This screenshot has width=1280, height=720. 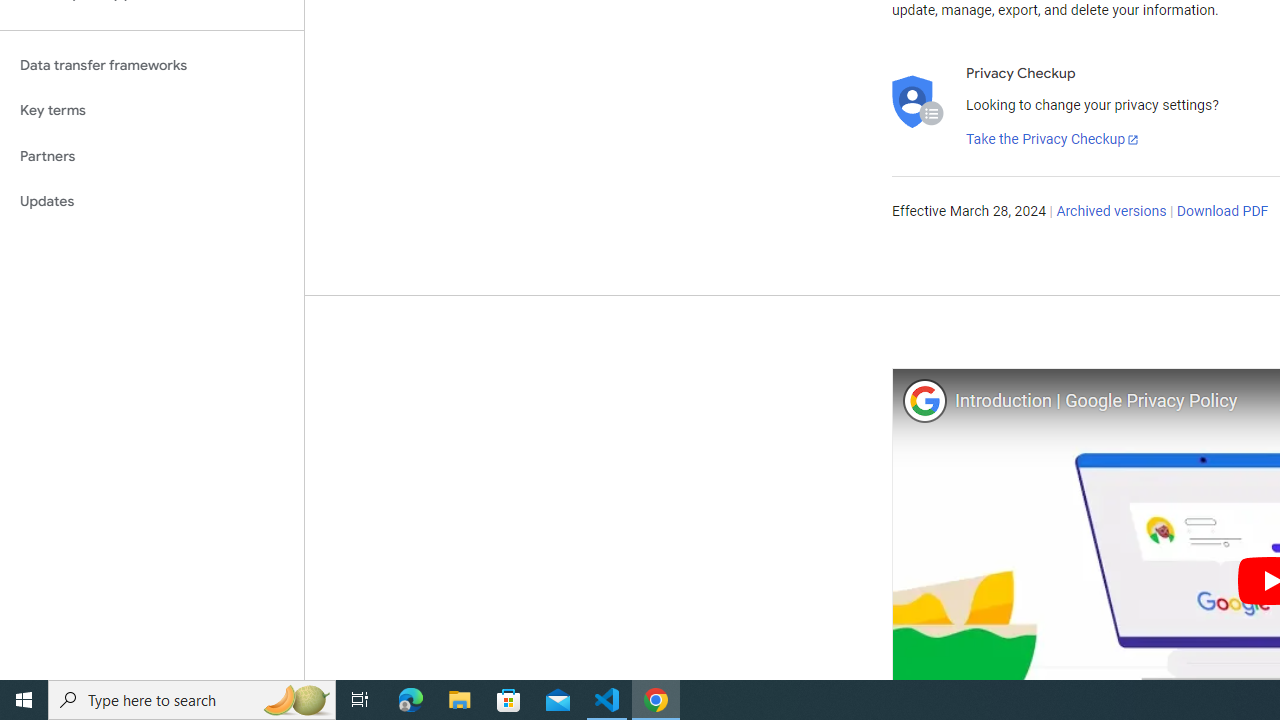 What do you see at coordinates (1052, 139) in the screenshot?
I see `'Take the Privacy Checkup'` at bounding box center [1052, 139].